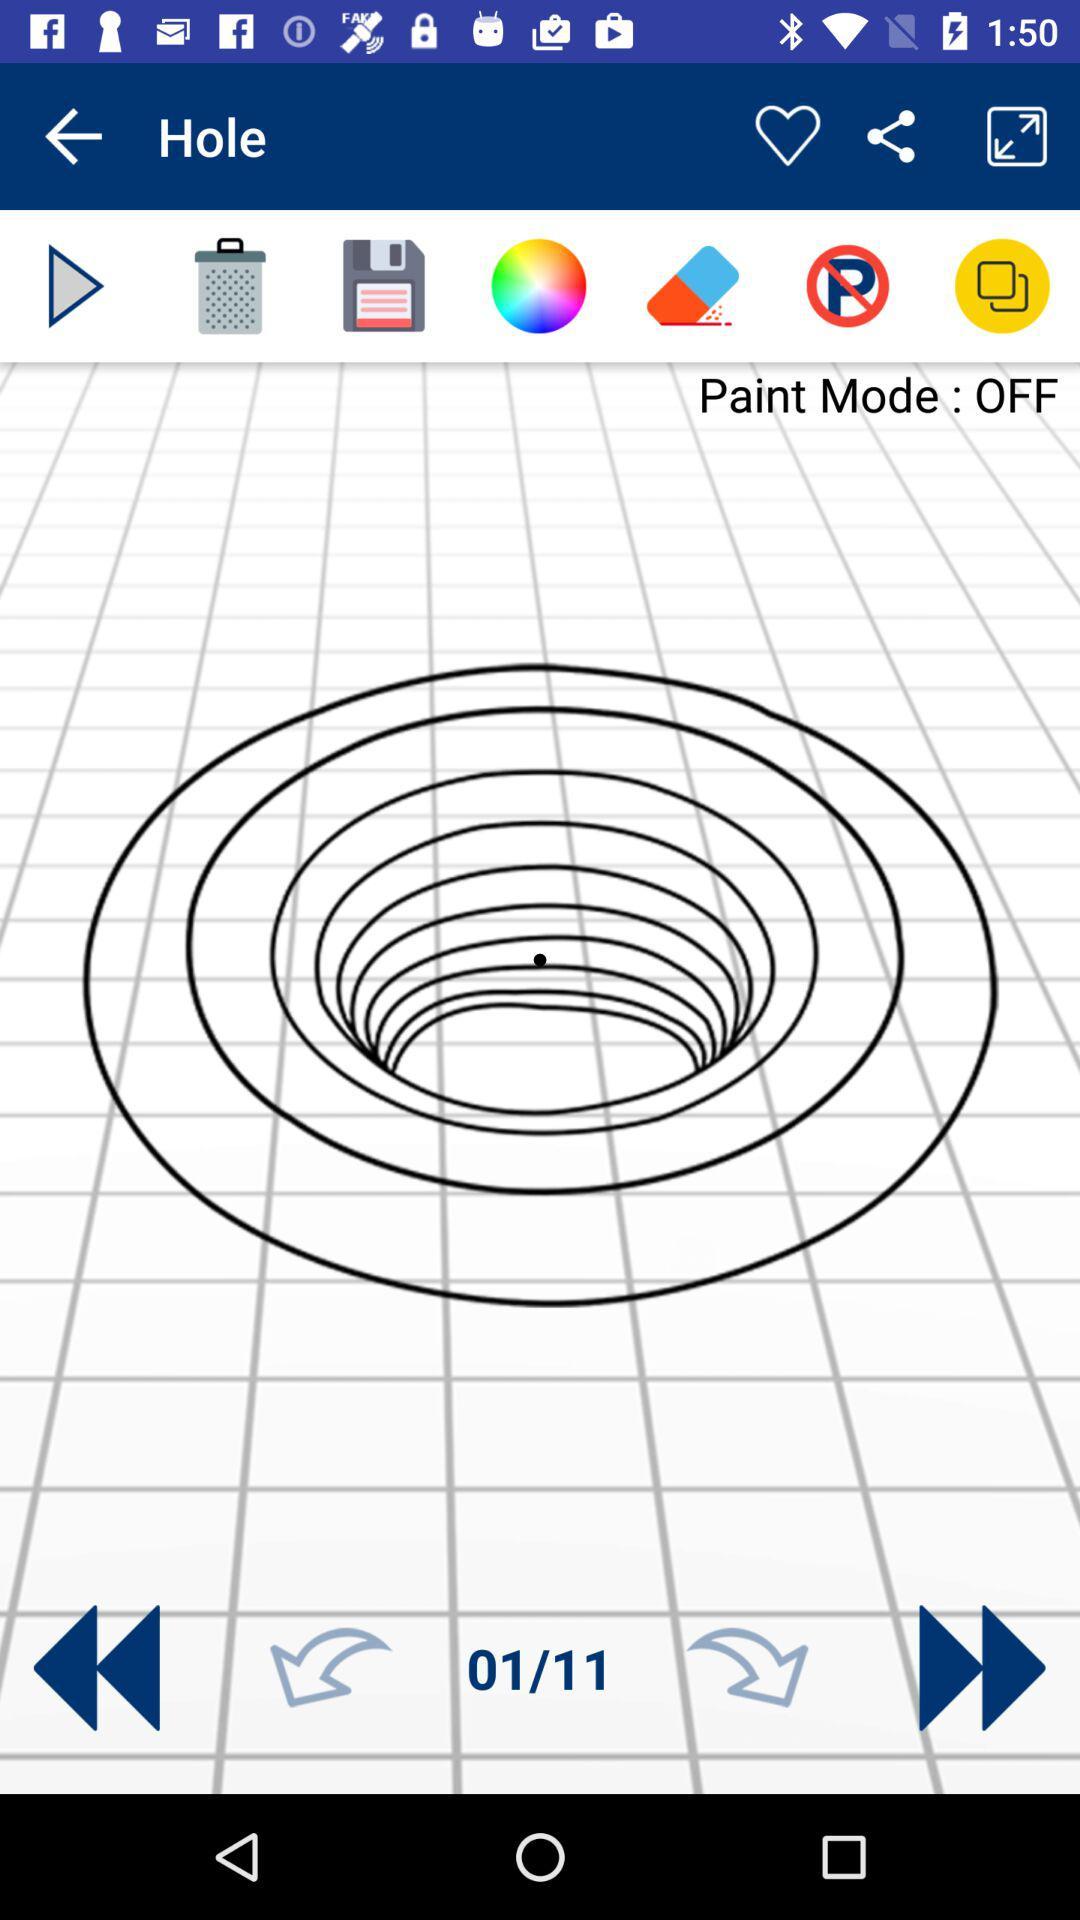 Image resolution: width=1080 pixels, height=1920 pixels. What do you see at coordinates (786, 135) in the screenshot?
I see `mark as favorite` at bounding box center [786, 135].